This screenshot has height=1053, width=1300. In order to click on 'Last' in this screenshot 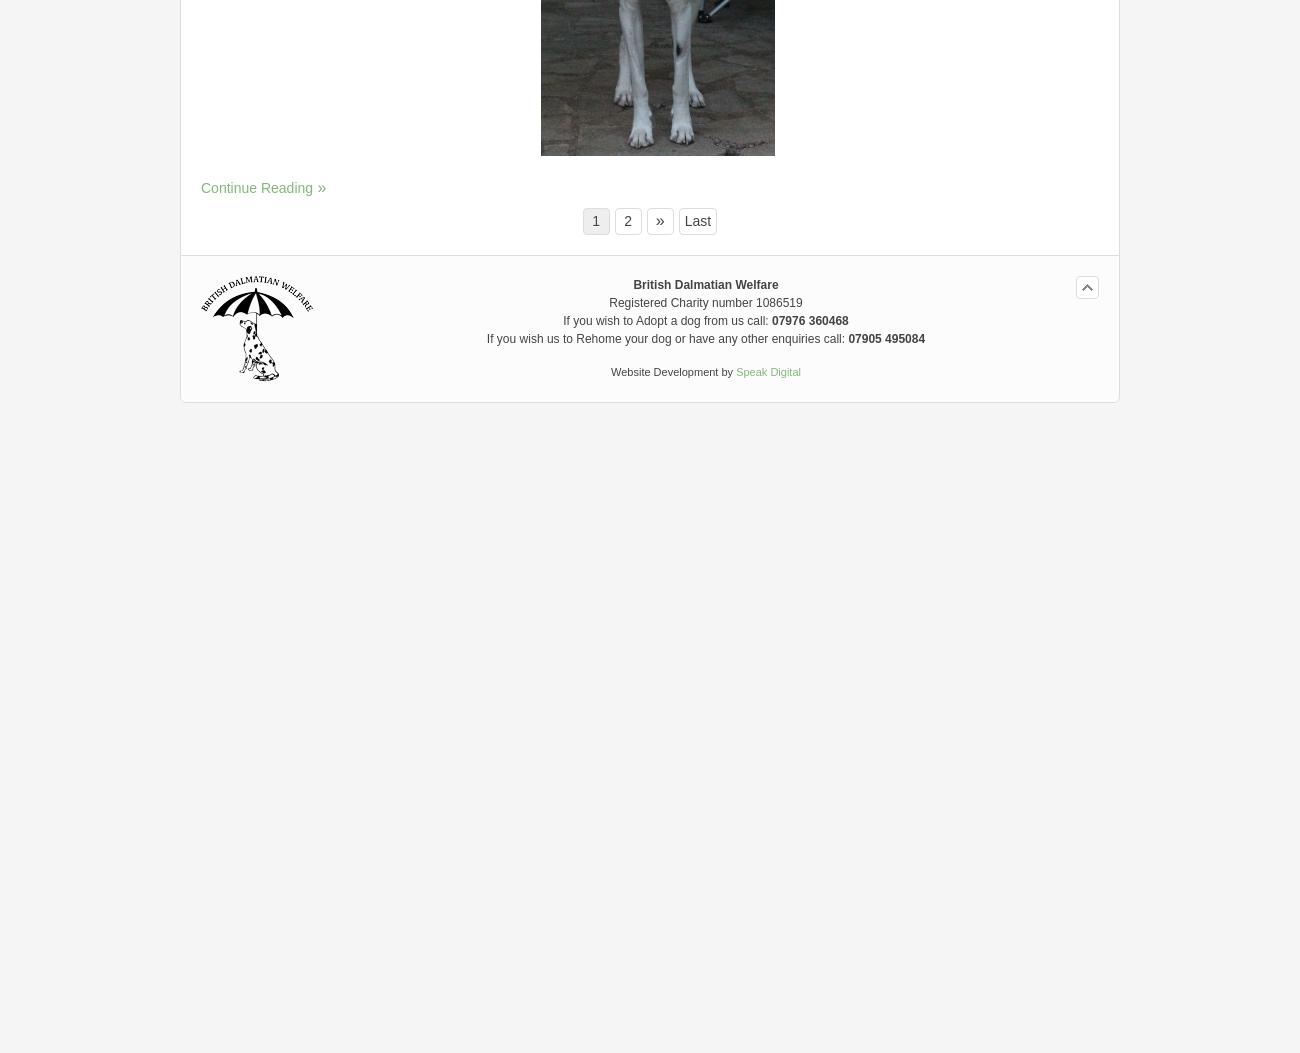, I will do `click(683, 219)`.